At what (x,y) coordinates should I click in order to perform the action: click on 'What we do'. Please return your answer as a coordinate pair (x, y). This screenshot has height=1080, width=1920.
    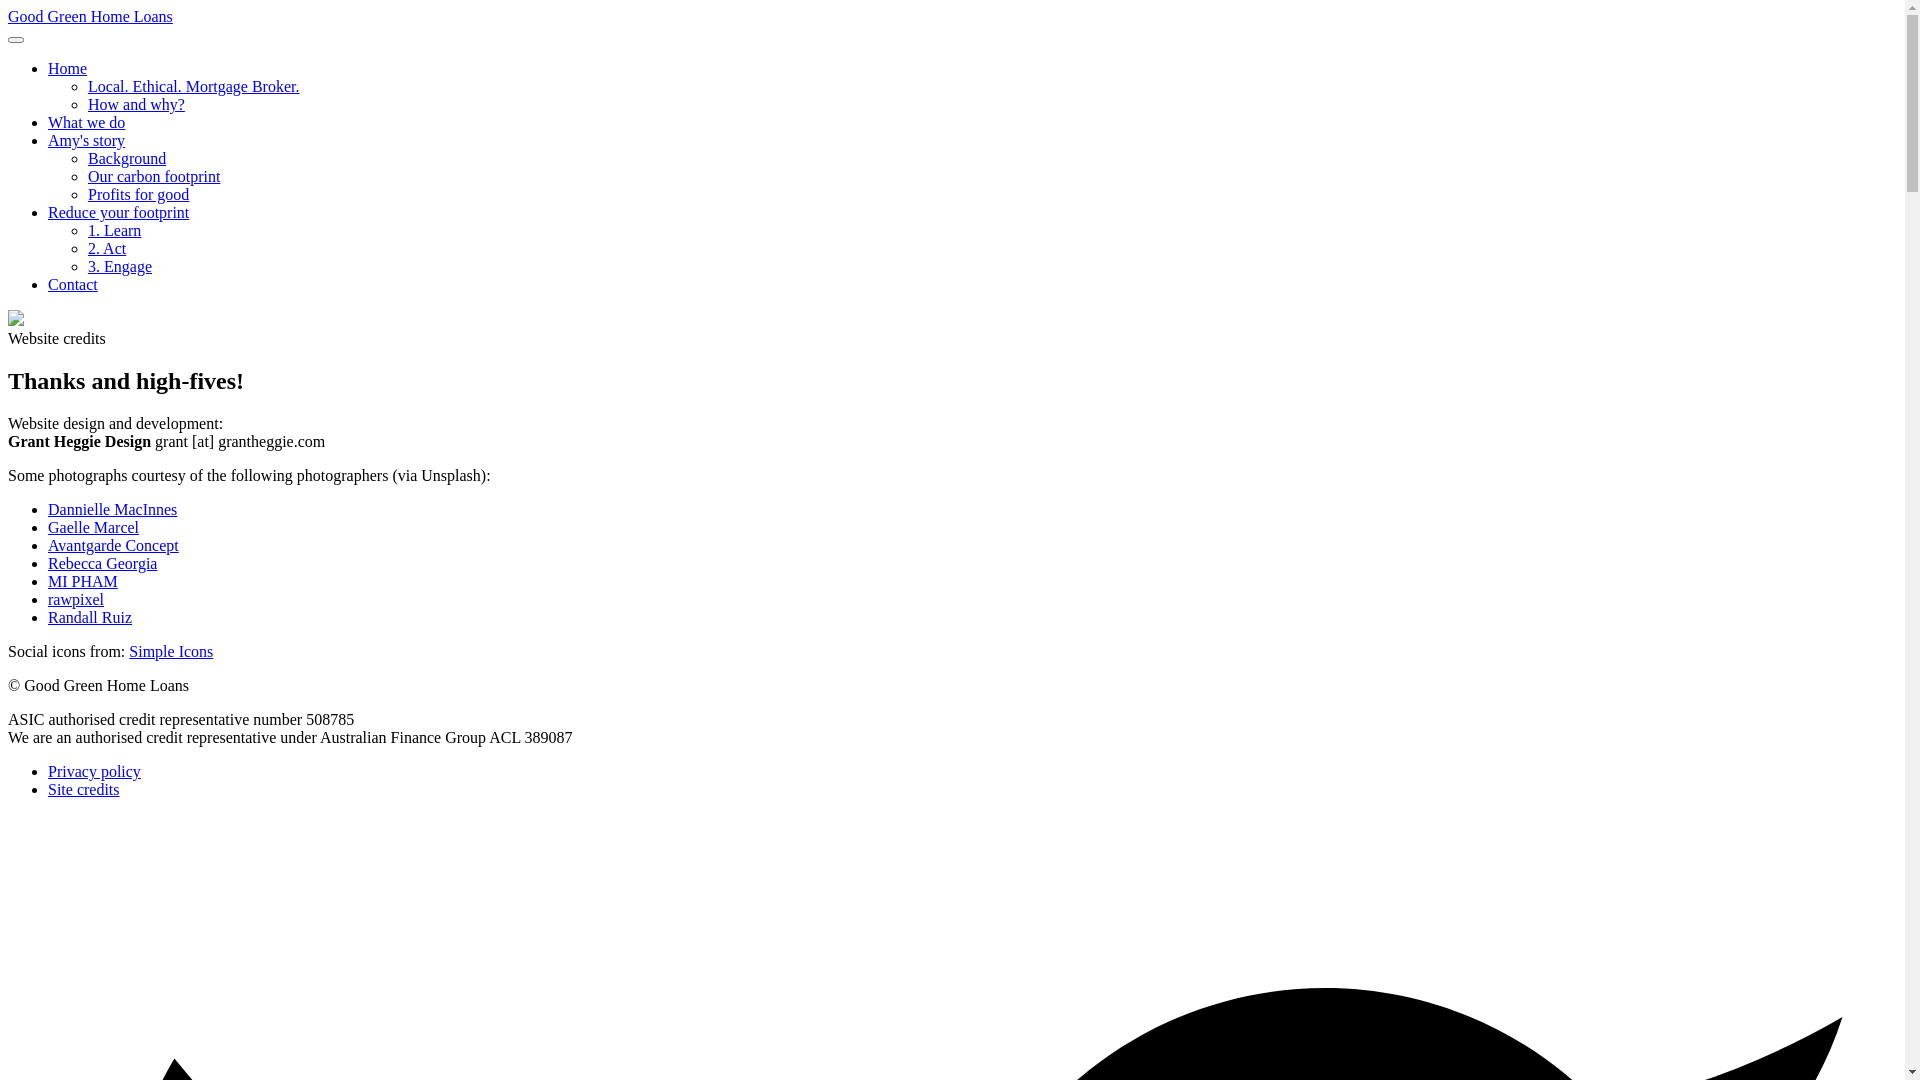
    Looking at the image, I should click on (85, 122).